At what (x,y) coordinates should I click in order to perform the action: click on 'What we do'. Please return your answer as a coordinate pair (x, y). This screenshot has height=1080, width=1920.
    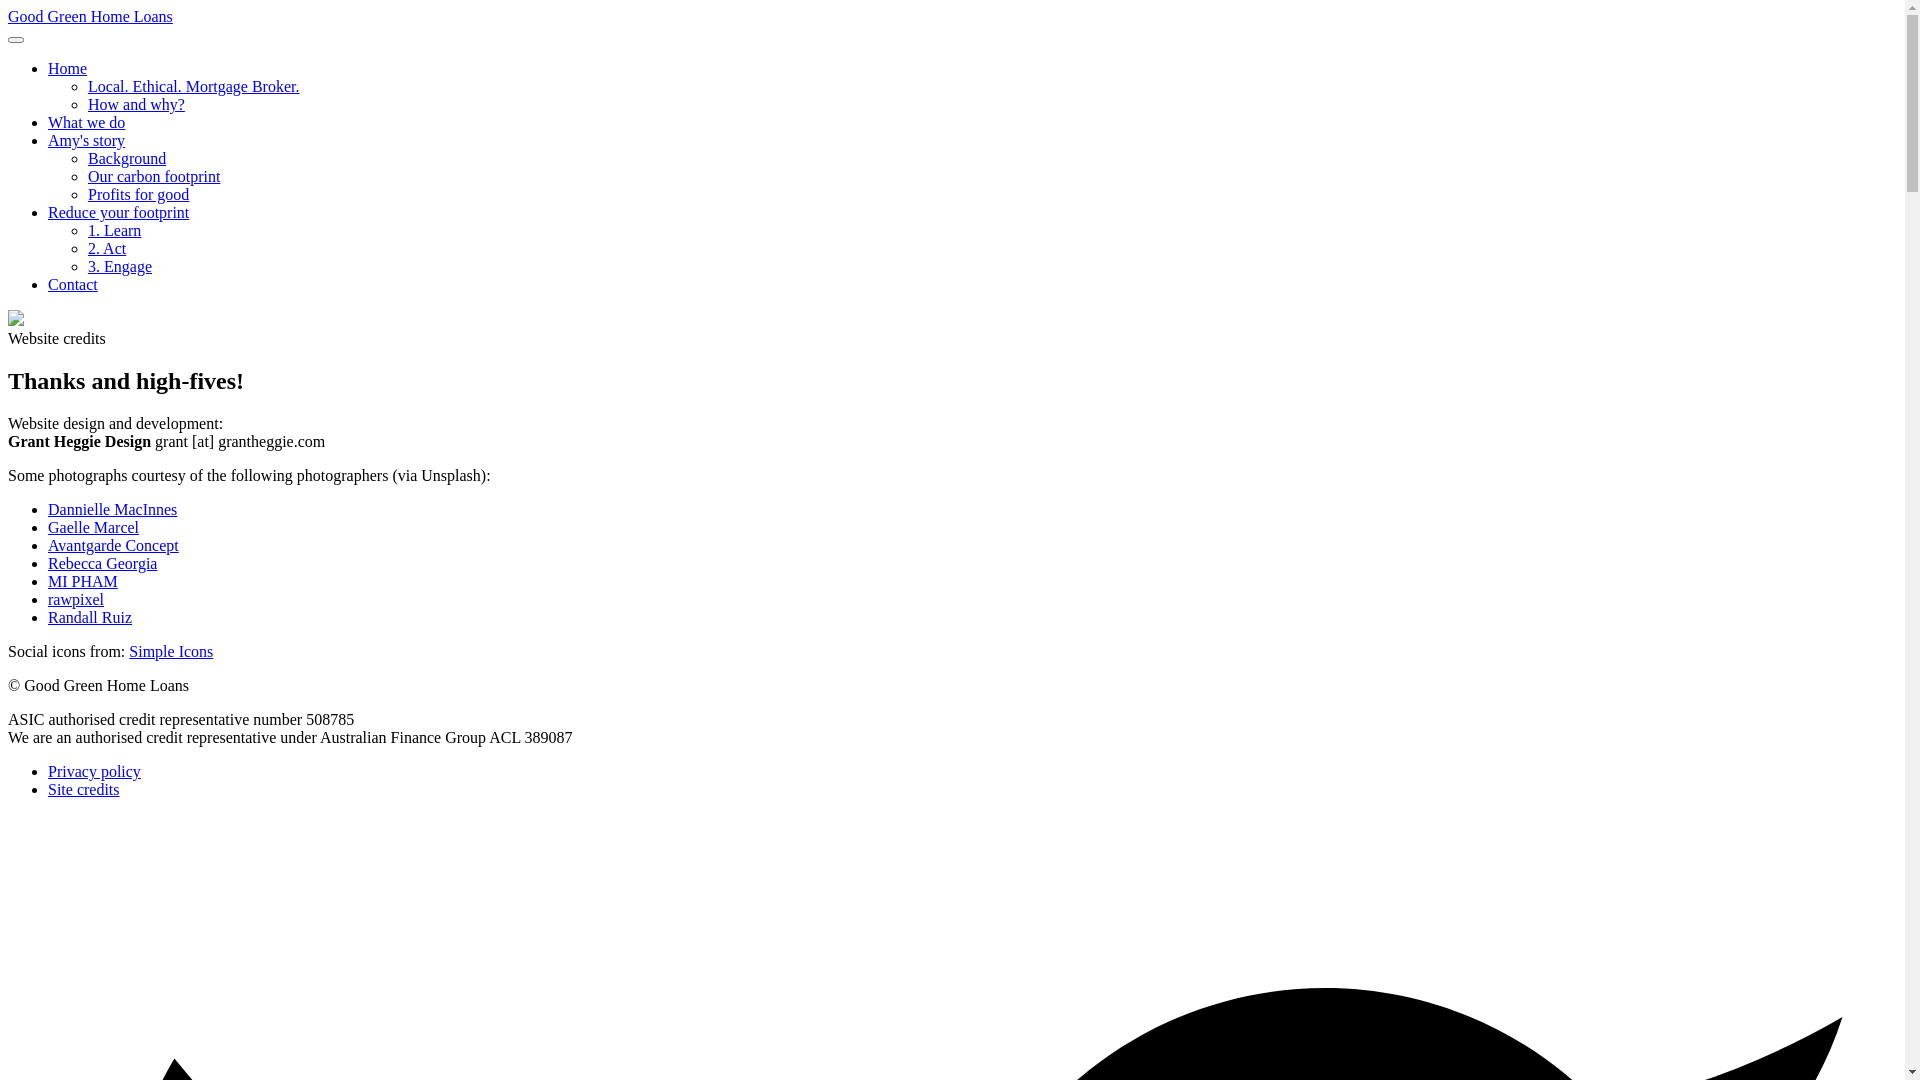
    Looking at the image, I should click on (85, 122).